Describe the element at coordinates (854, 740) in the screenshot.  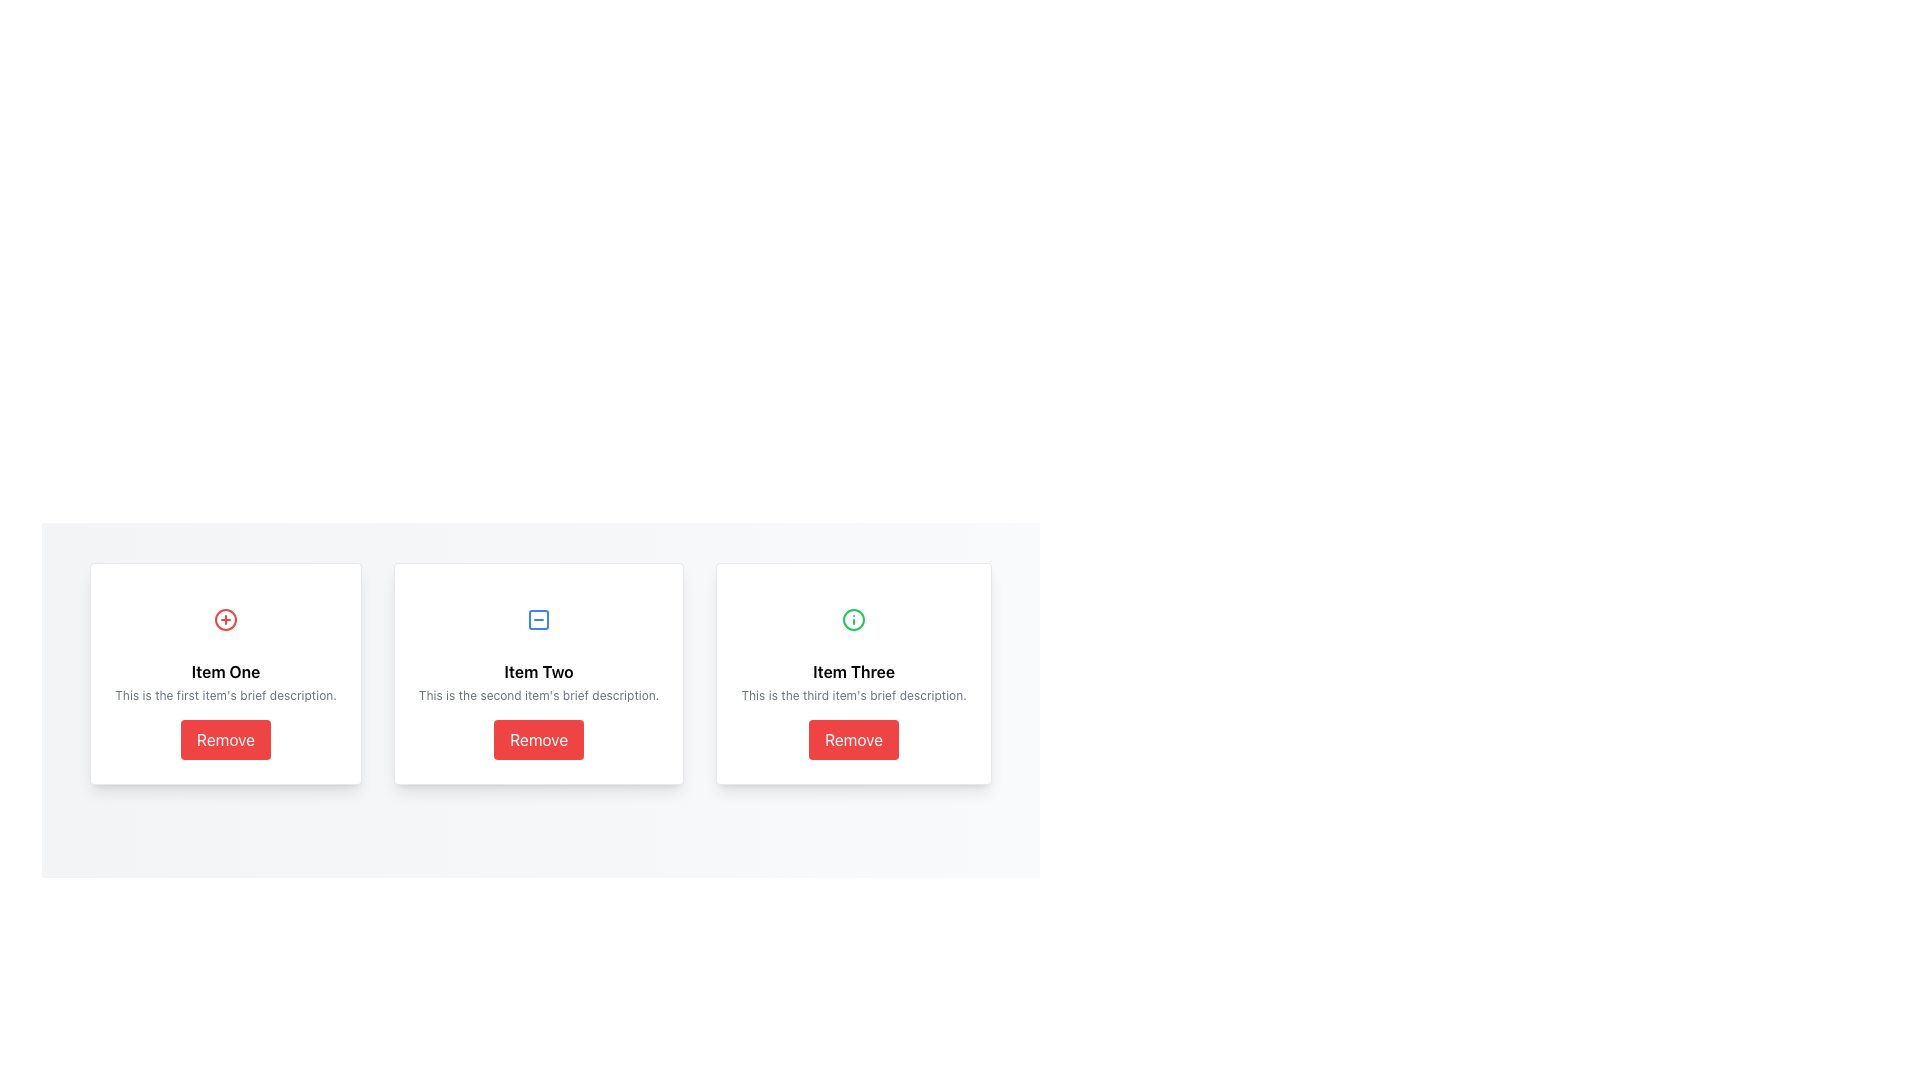
I see `the third 'Remove' button located at the bottom of the card displaying 'Item Three' to observe its hover state change` at that location.